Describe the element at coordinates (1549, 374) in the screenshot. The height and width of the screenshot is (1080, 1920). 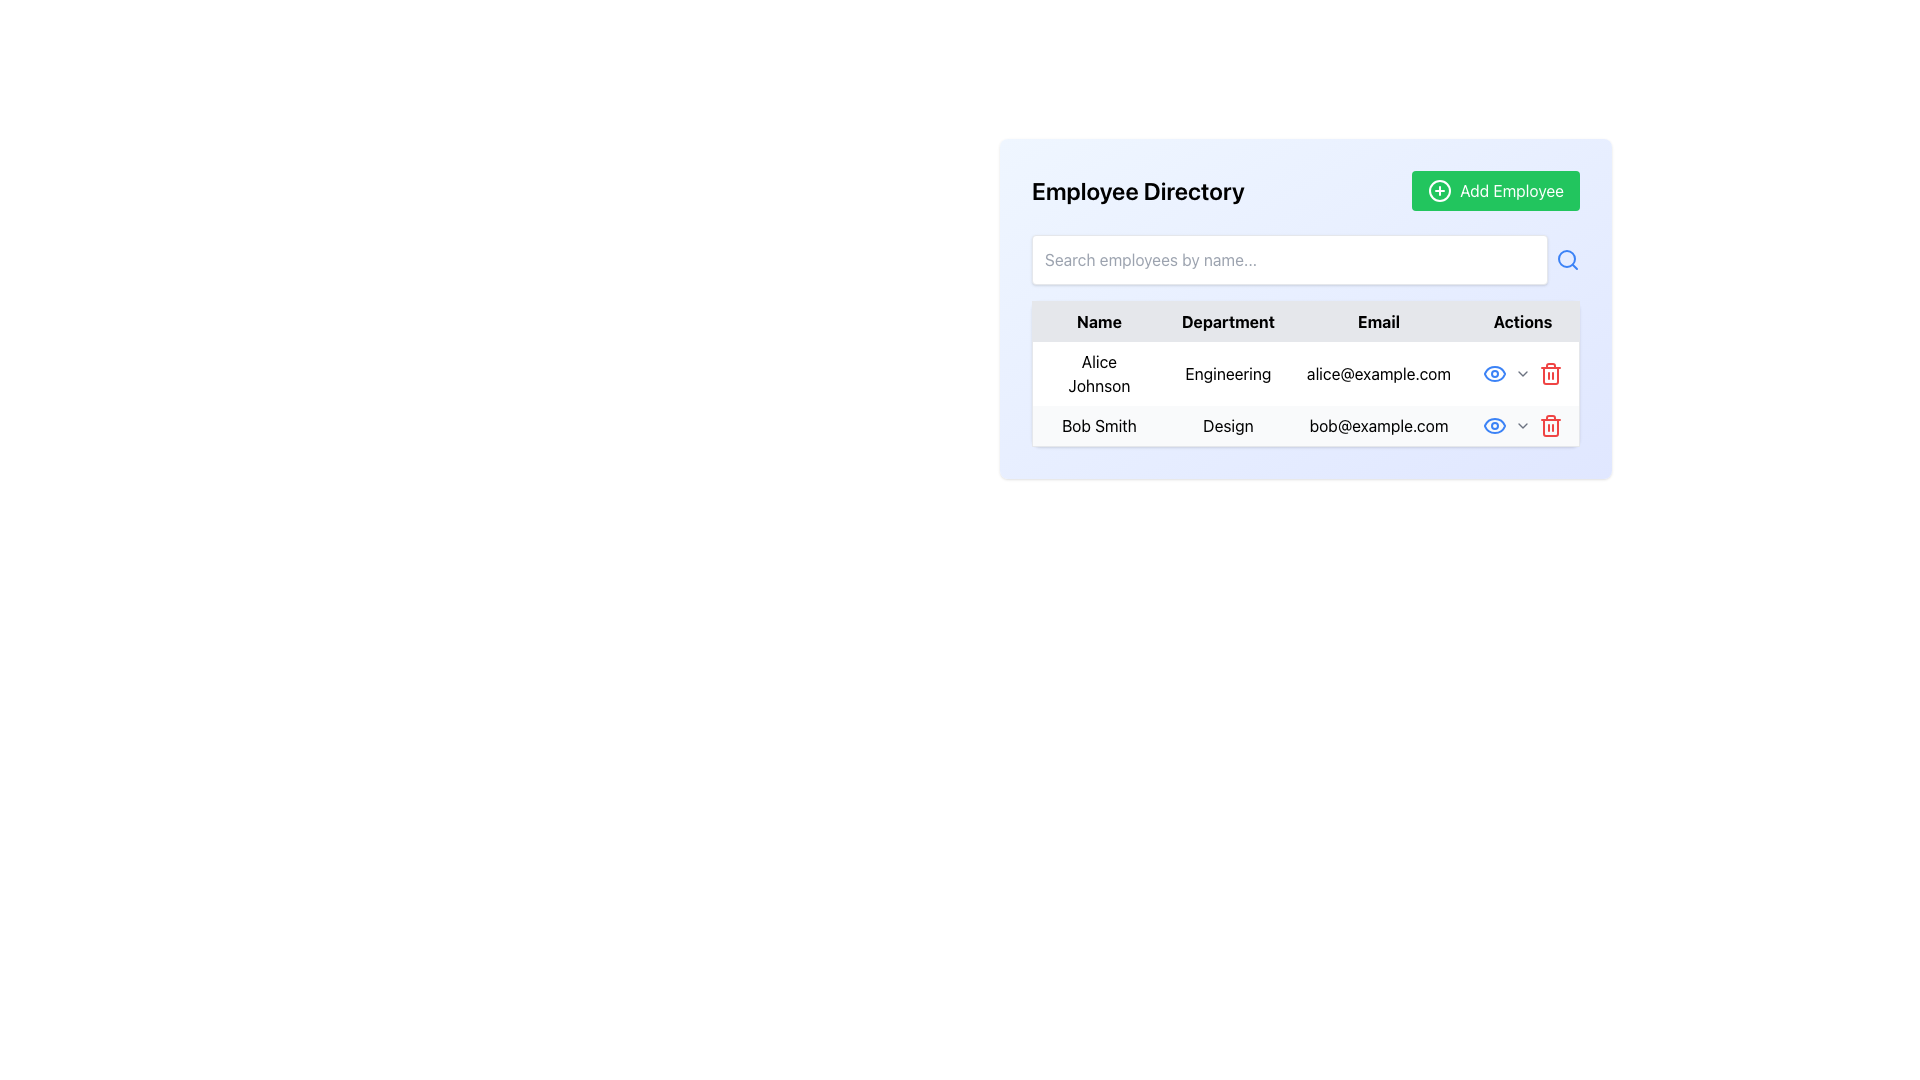
I see `the red-colored trash can icon` at that location.